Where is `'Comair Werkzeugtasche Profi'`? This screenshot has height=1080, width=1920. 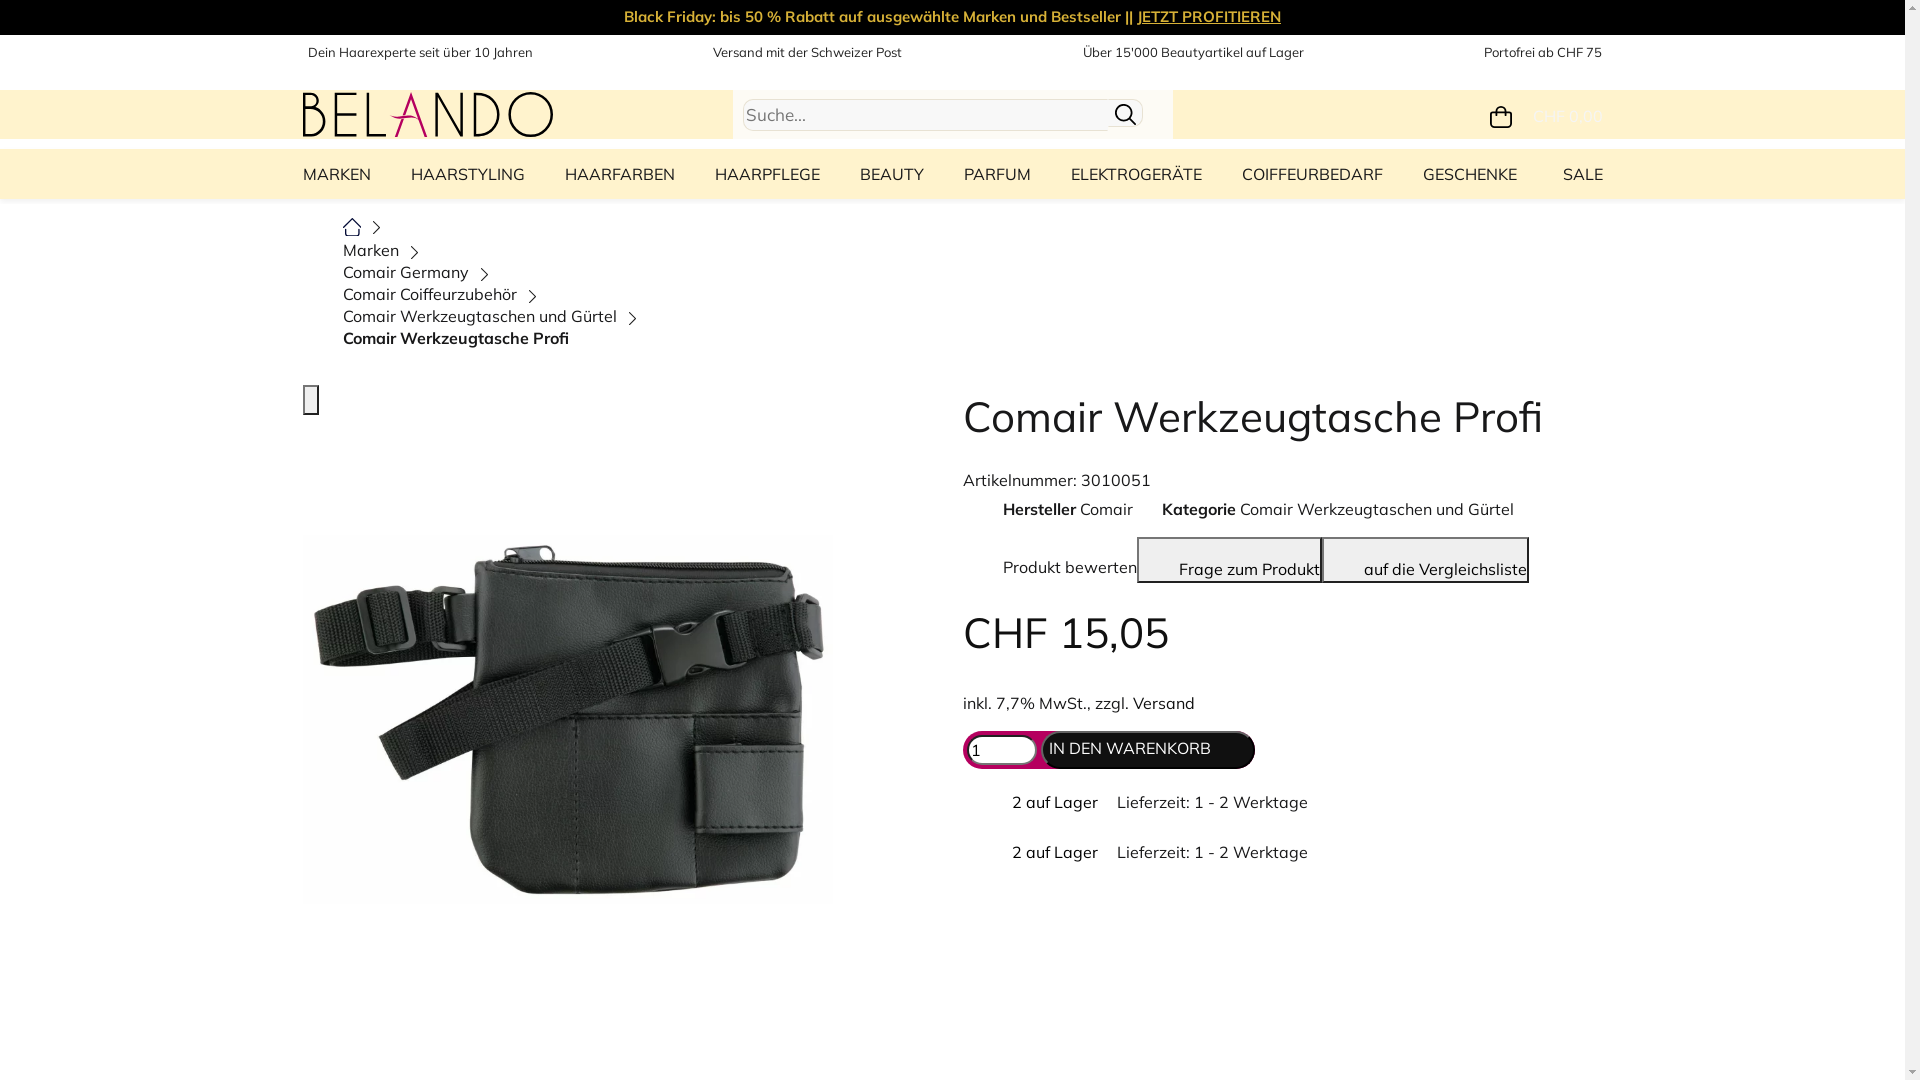 'Comair Werkzeugtasche Profi' is located at coordinates (341, 337).